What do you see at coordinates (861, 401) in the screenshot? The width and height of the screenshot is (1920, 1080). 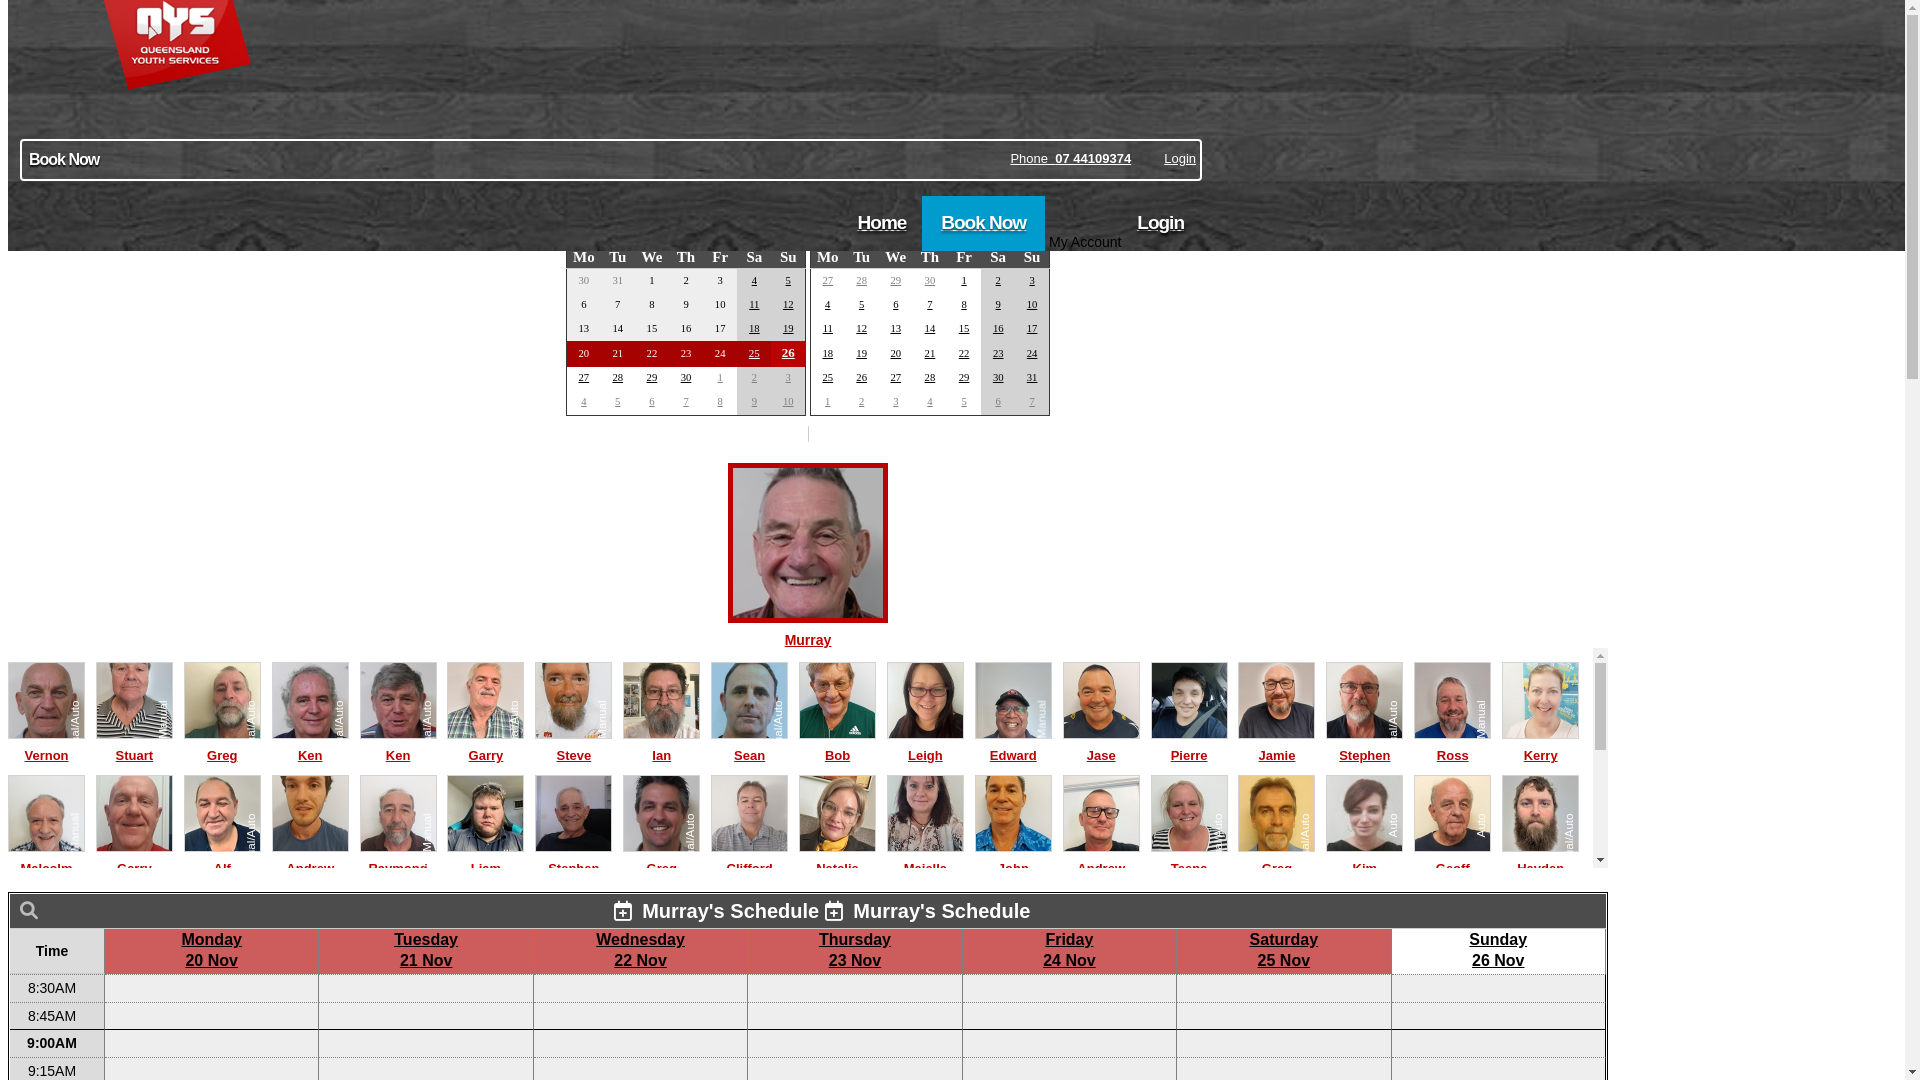 I see `'2'` at bounding box center [861, 401].